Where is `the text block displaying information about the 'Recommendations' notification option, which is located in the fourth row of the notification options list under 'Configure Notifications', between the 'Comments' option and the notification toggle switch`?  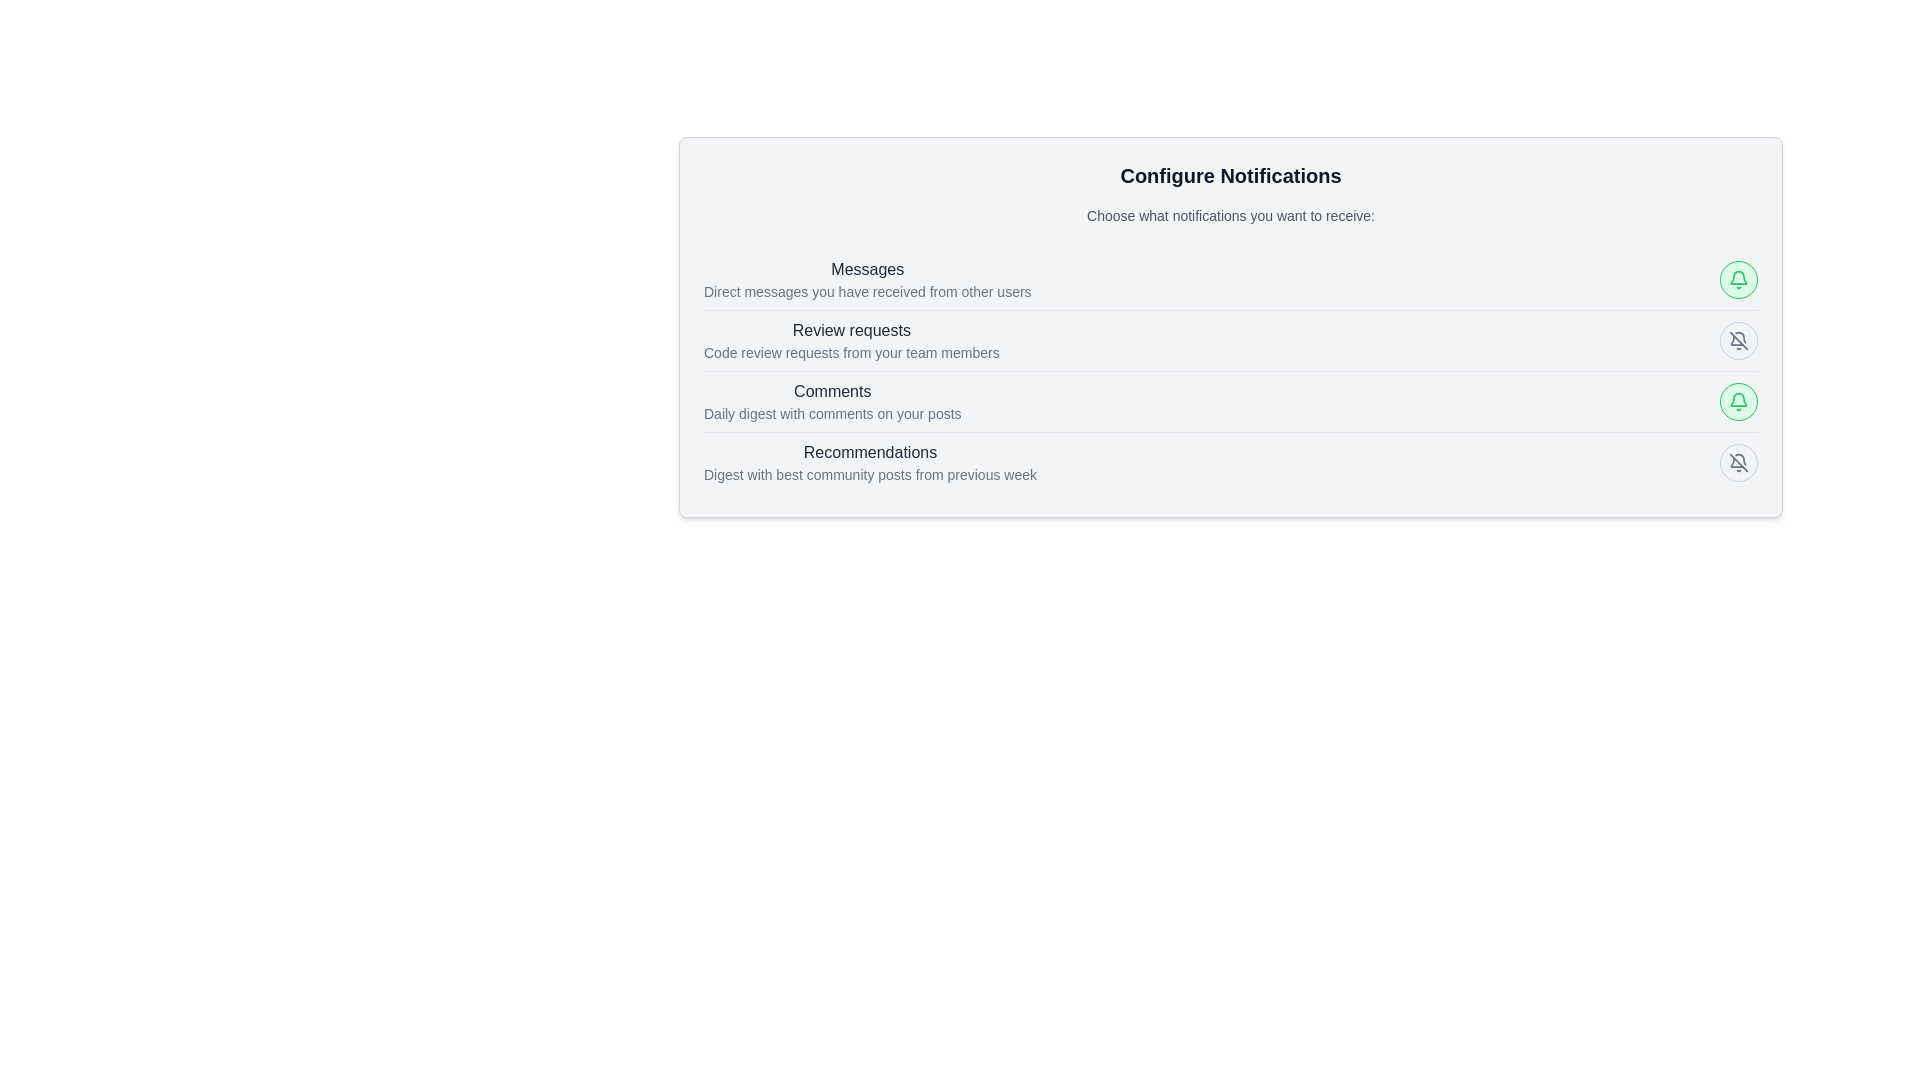
the text block displaying information about the 'Recommendations' notification option, which is located in the fourth row of the notification options list under 'Configure Notifications', between the 'Comments' option and the notification toggle switch is located at coordinates (870, 462).